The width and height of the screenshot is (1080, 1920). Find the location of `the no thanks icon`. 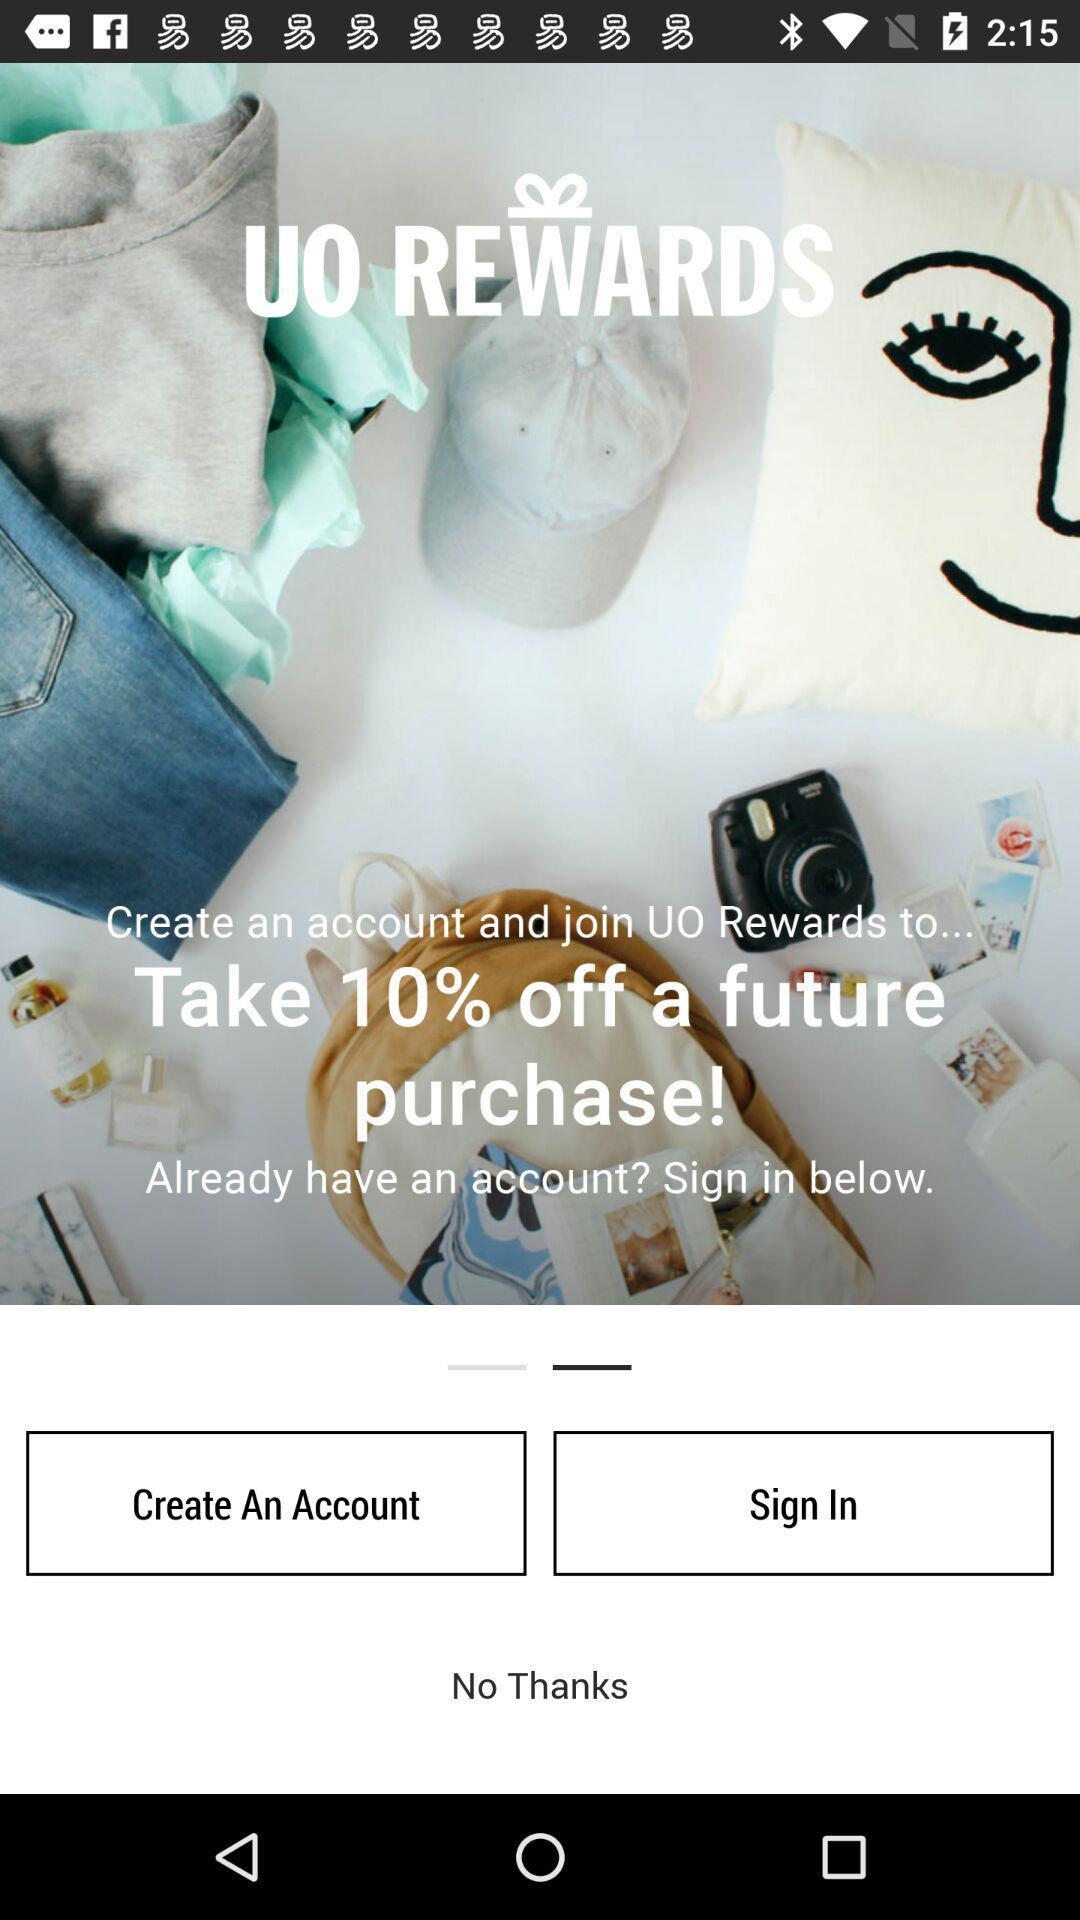

the no thanks icon is located at coordinates (540, 1683).